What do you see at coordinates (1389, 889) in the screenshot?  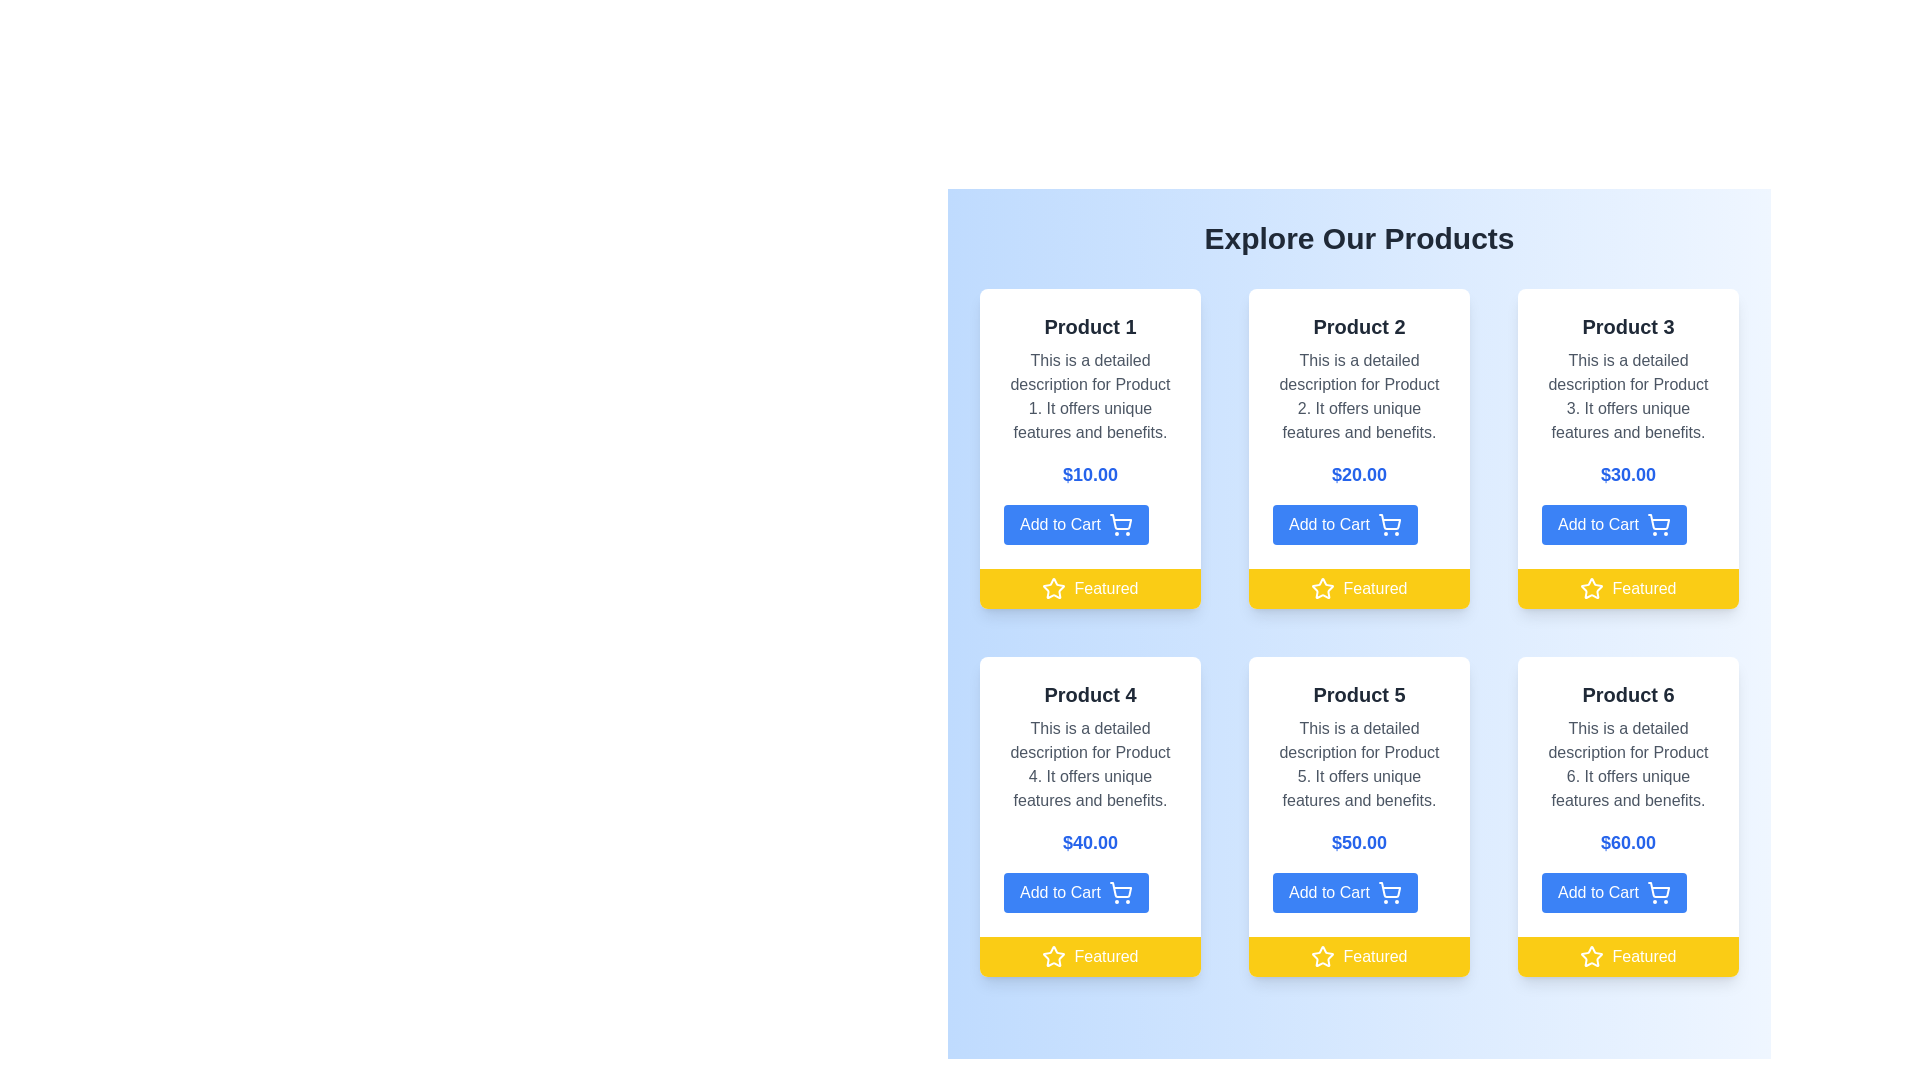 I see `the icon located on the right side of the 'Add to Cart' button within the fifth product card` at bounding box center [1389, 889].